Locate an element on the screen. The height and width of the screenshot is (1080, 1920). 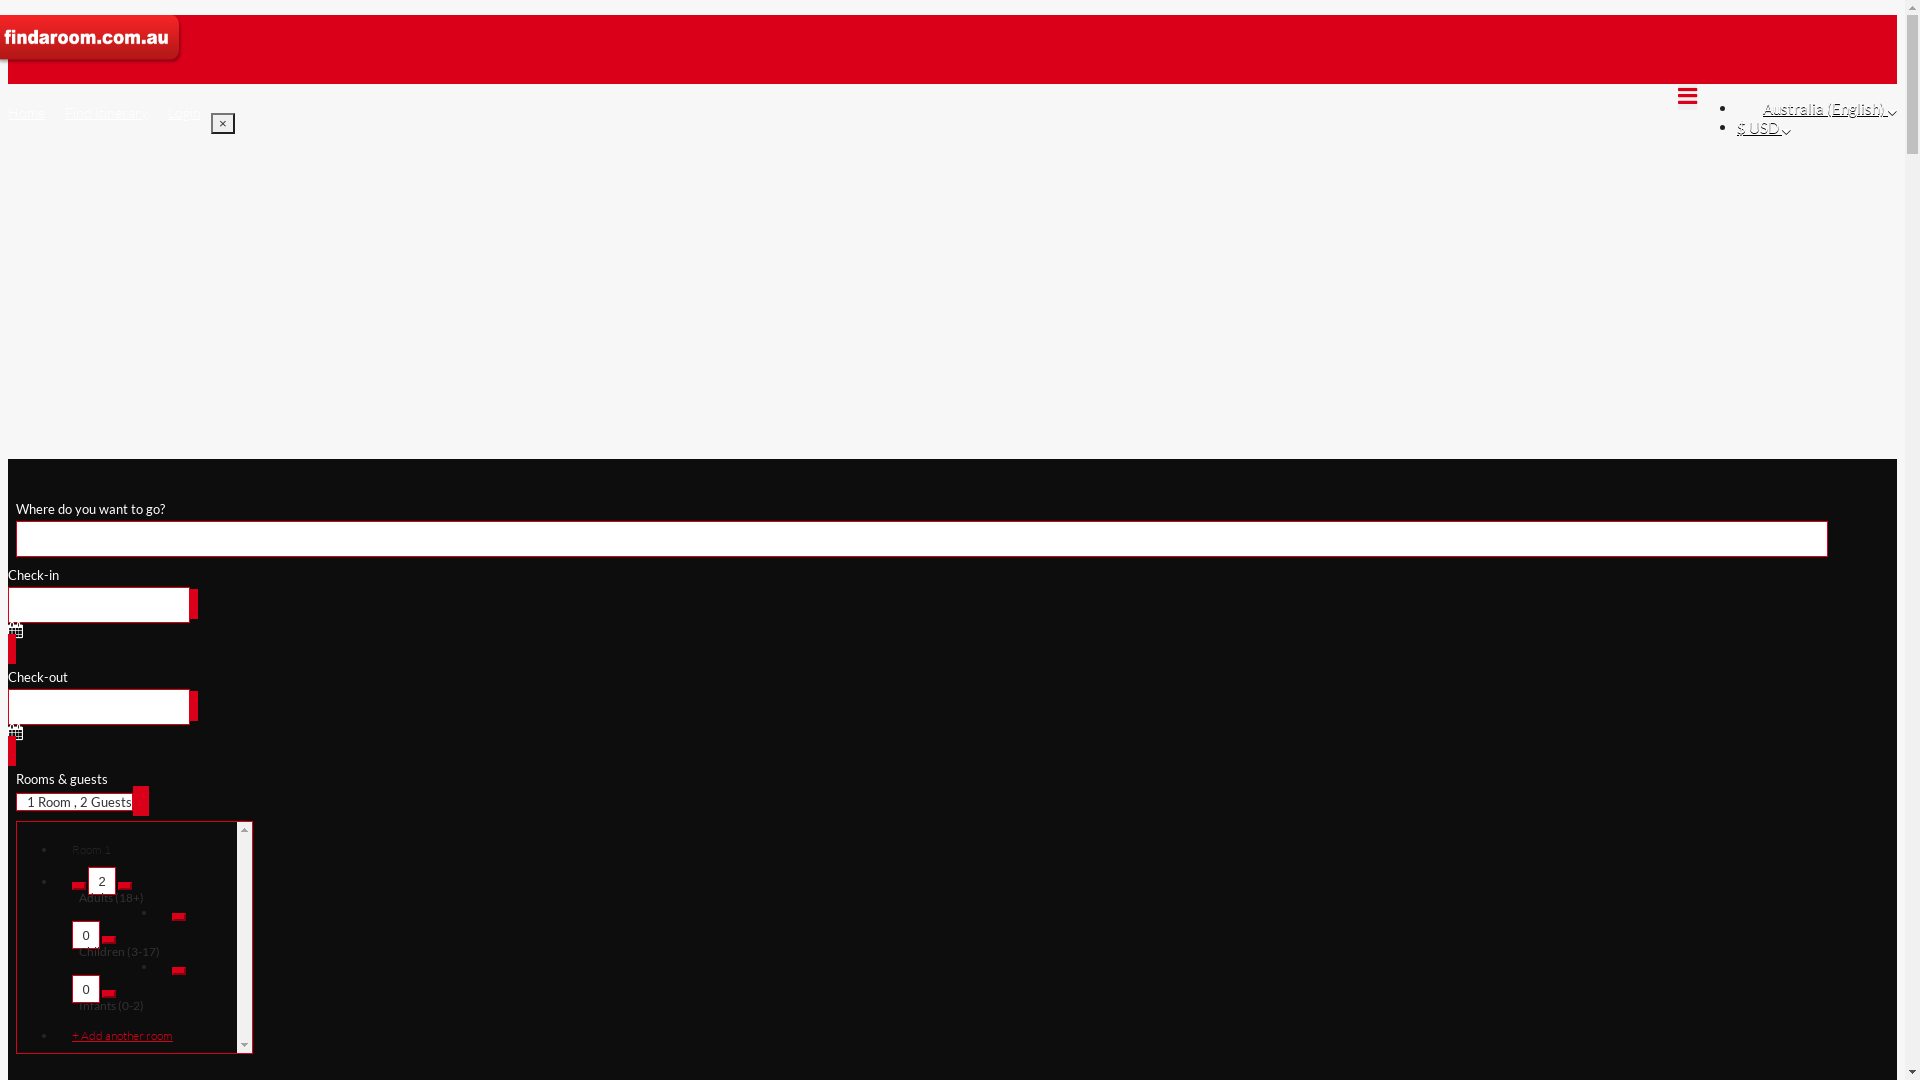
'Australia (English)' is located at coordinates (1829, 108).